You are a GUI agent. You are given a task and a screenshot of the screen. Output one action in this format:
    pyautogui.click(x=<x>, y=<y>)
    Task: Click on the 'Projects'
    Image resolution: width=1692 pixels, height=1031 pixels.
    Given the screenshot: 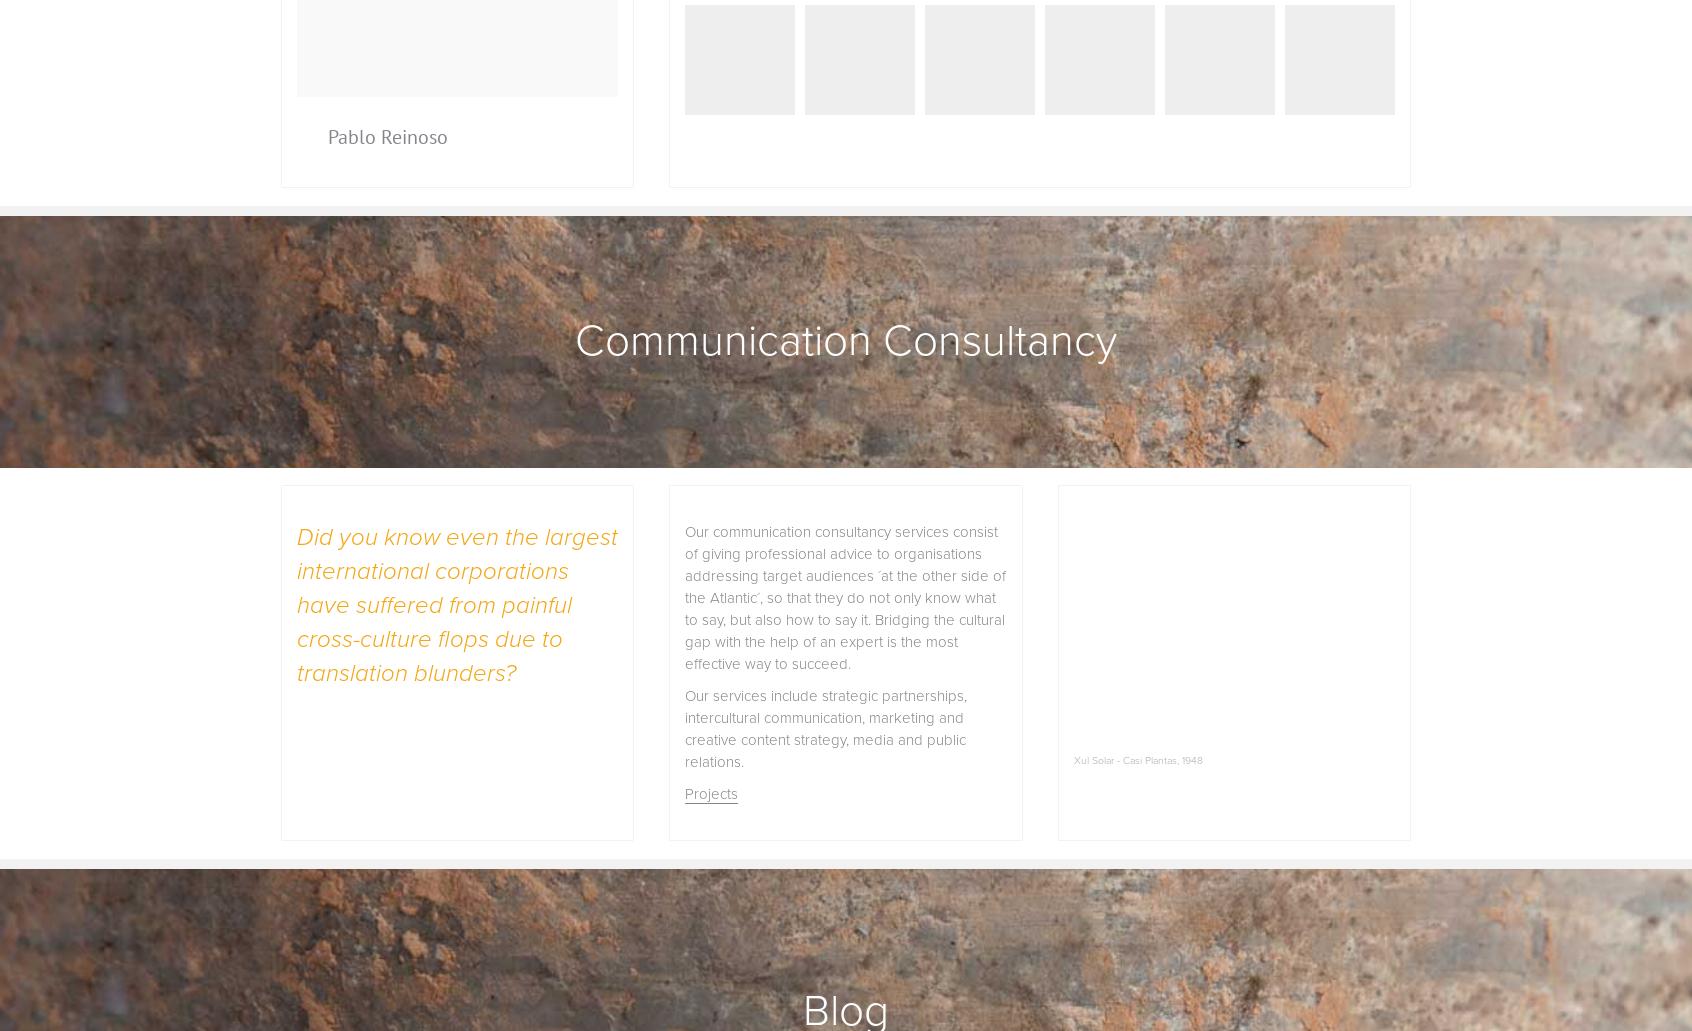 What is the action you would take?
    pyautogui.click(x=710, y=792)
    